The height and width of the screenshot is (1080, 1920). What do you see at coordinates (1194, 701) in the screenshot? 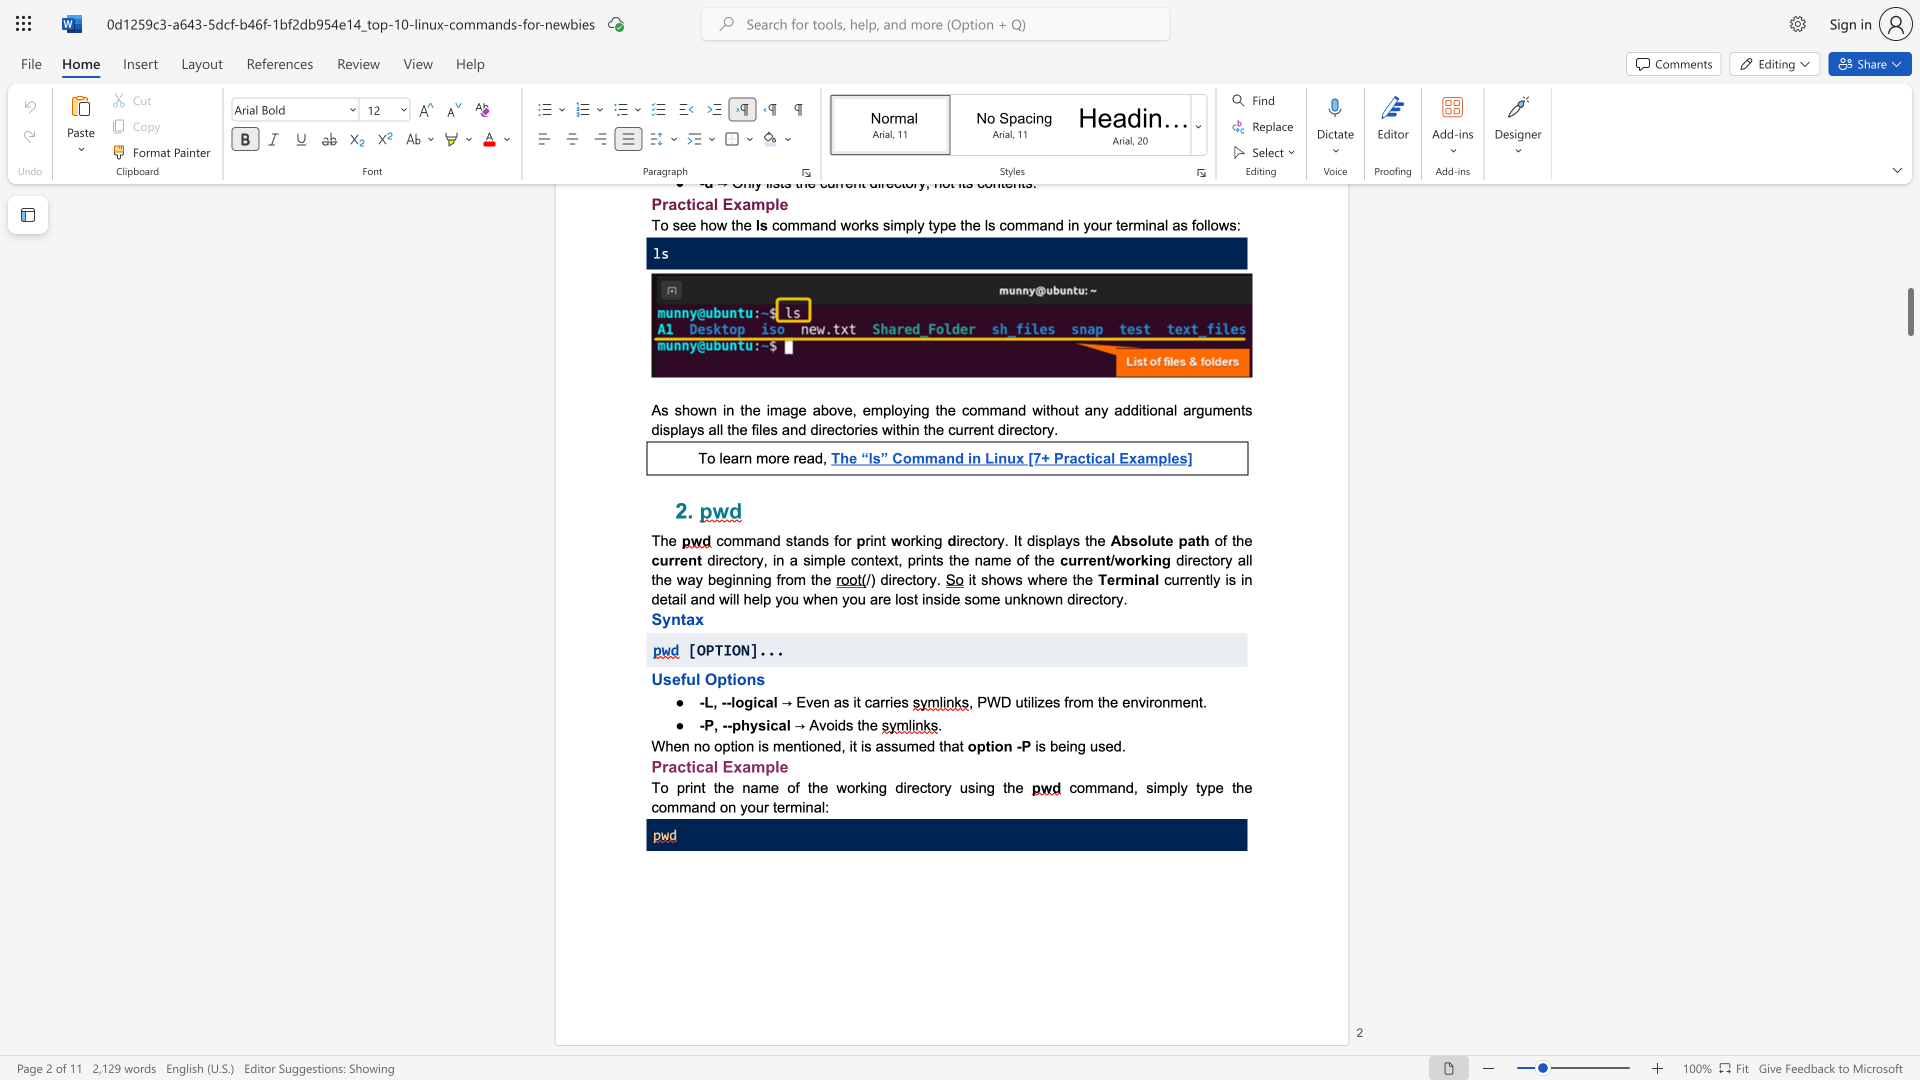
I see `the 3th character "n" in the text` at bounding box center [1194, 701].